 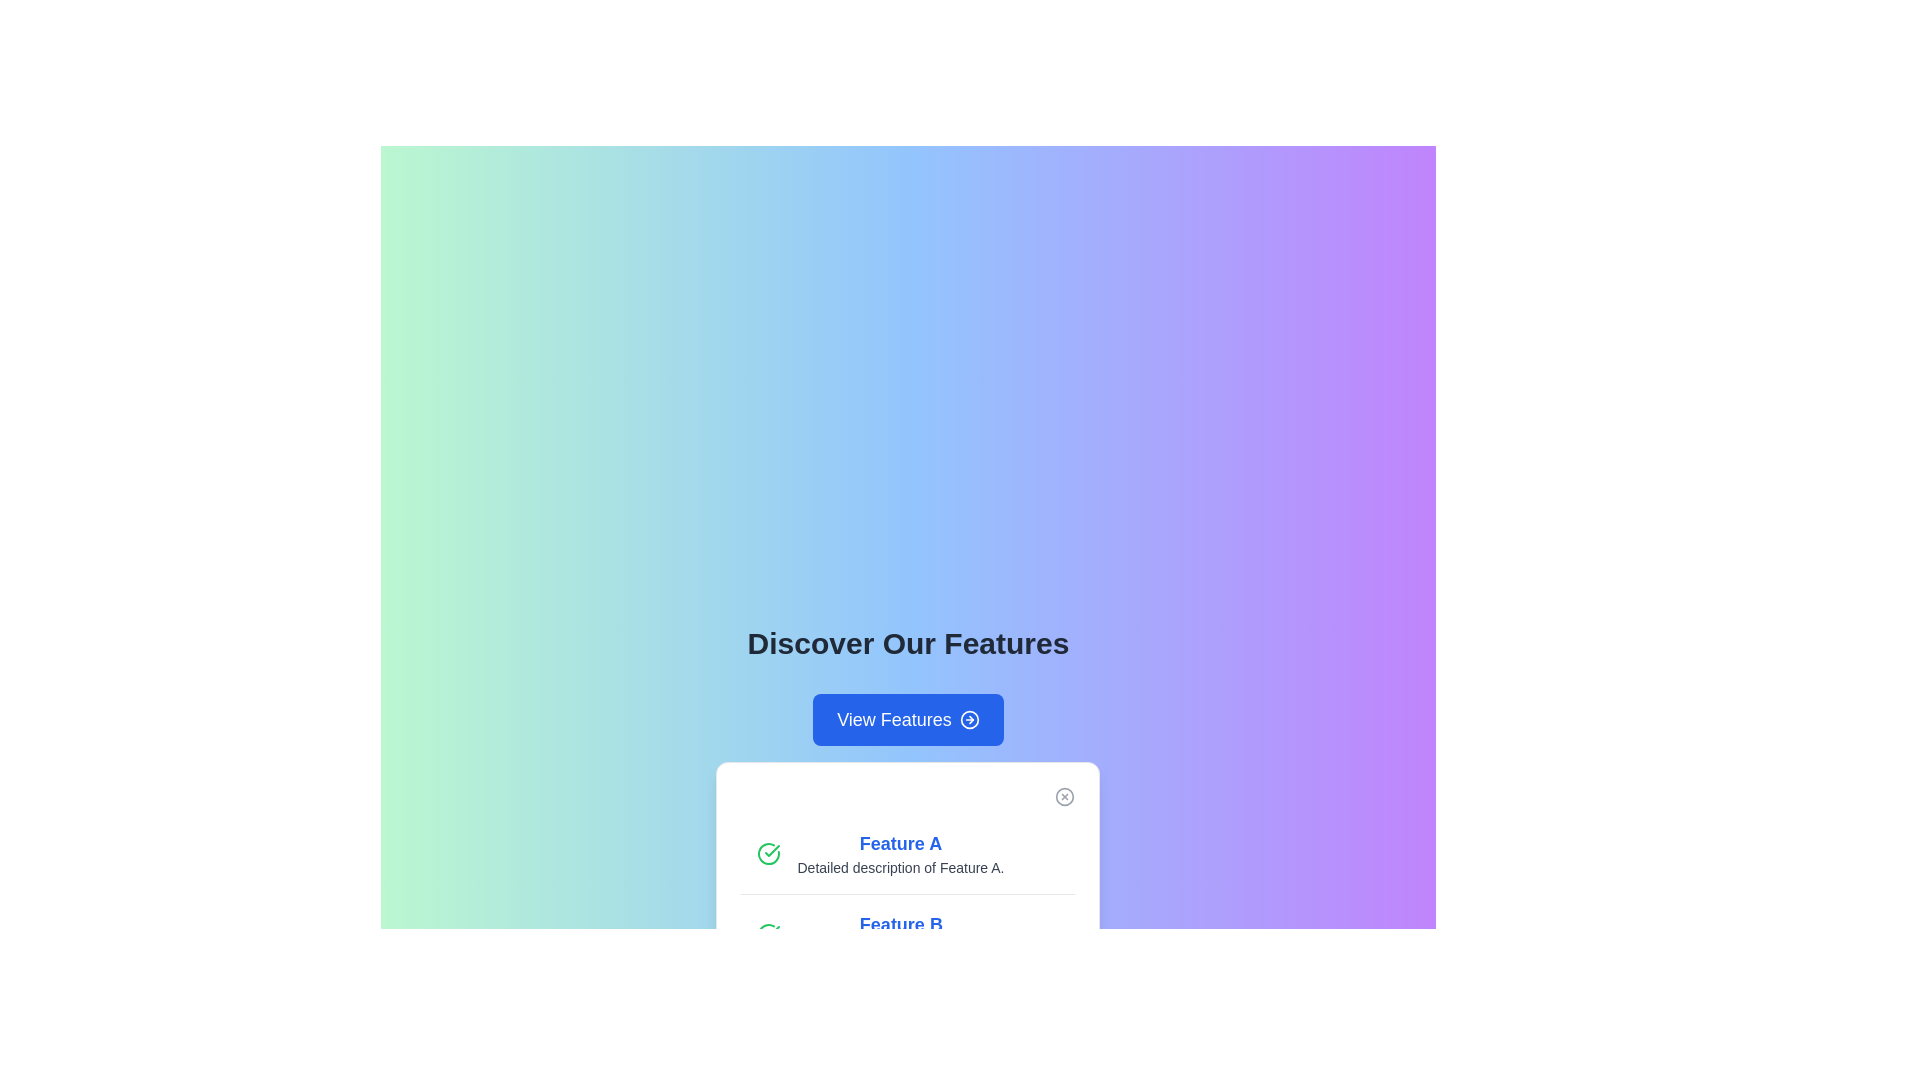 What do you see at coordinates (907, 644) in the screenshot?
I see `the bold heading with the text 'Discover Our Features' which is centered on a gradient background and is positioned above the 'View Features' button` at bounding box center [907, 644].